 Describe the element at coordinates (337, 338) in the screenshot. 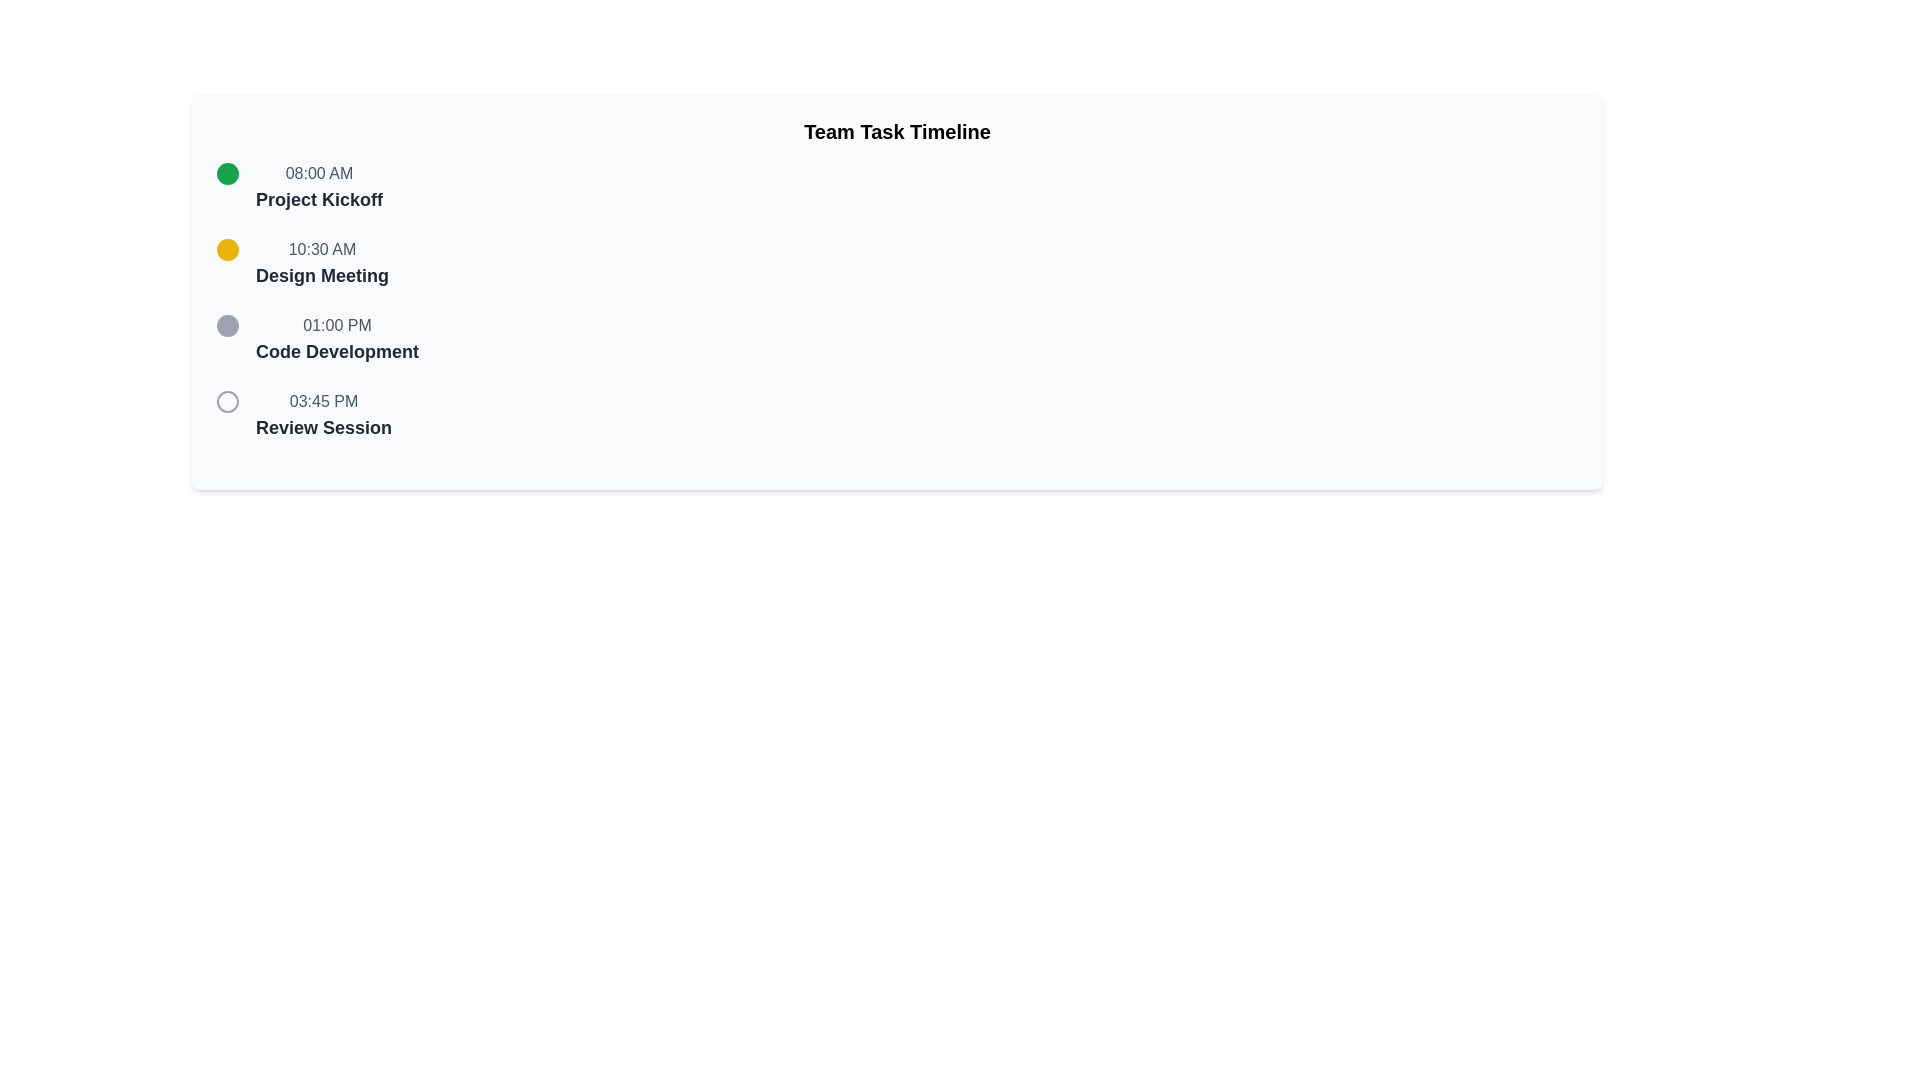

I see `the Text Display element that shows '01:00 PM' above 'Code Development', which is the third item in a vertical timeline layout of events` at that location.